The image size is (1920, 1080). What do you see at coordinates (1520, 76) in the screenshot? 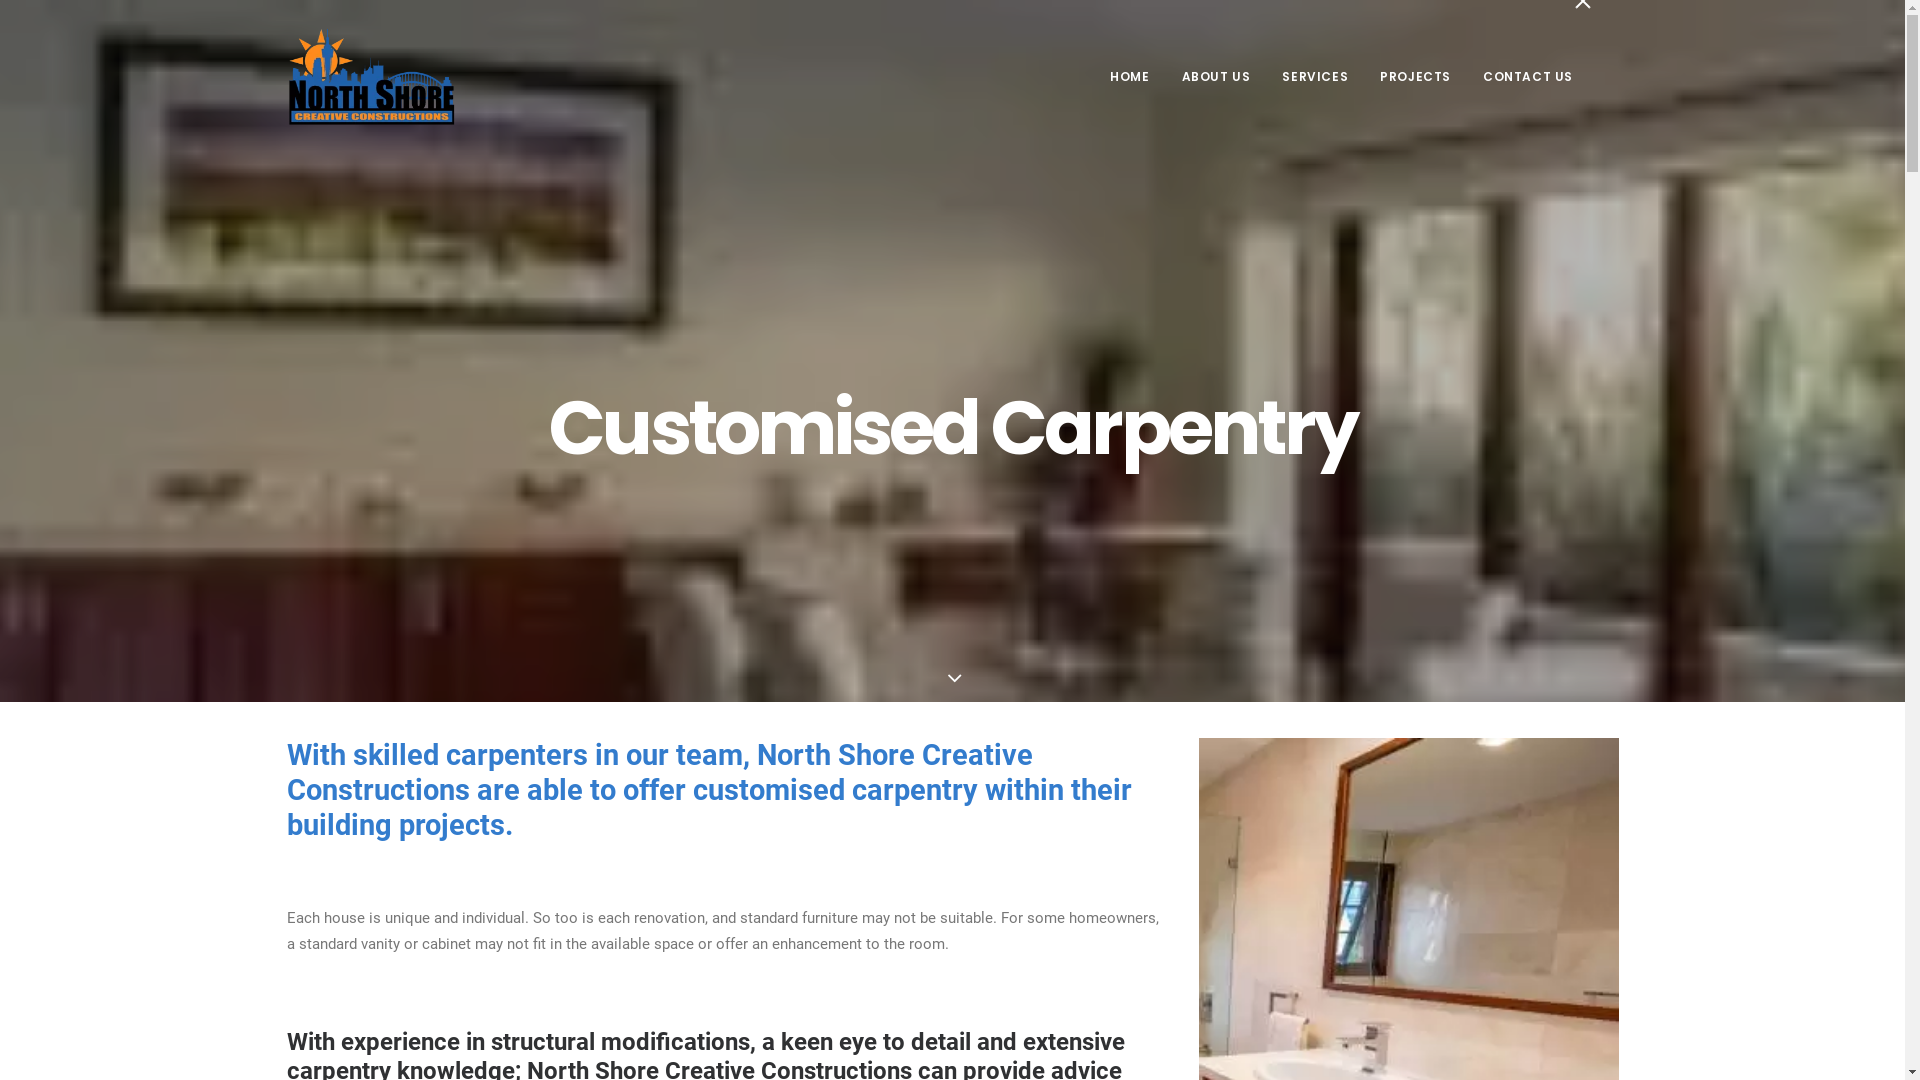
I see `'CONTACT US'` at bounding box center [1520, 76].